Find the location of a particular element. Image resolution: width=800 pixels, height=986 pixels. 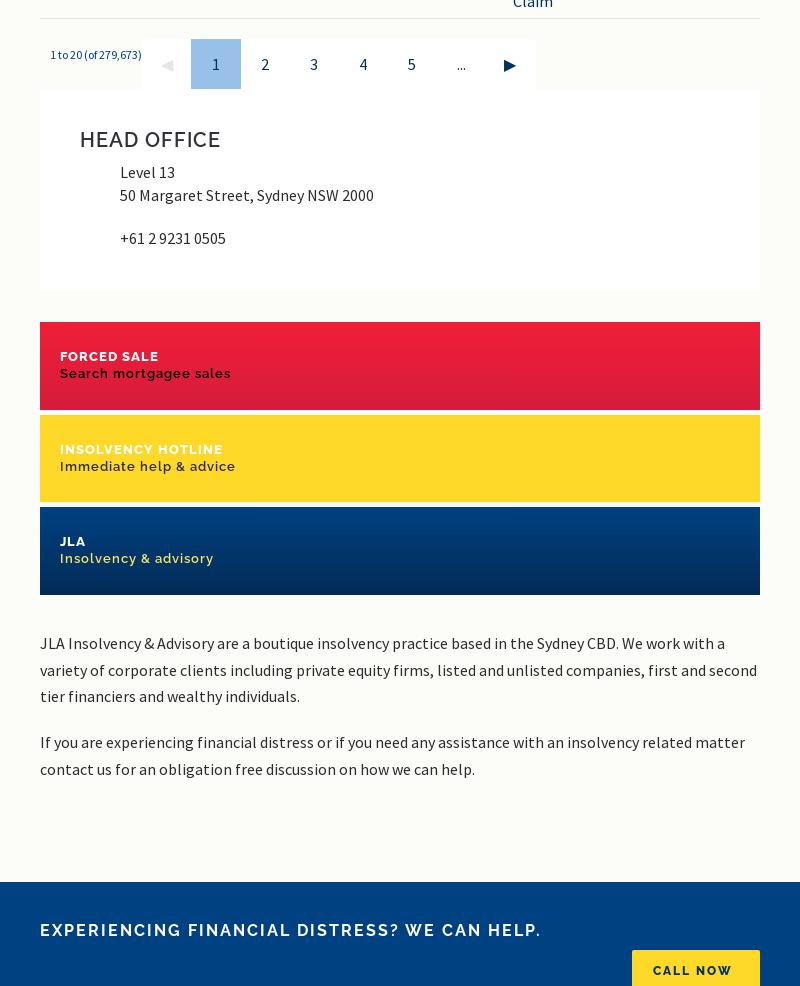

'Immediate help & advice' is located at coordinates (59, 465).